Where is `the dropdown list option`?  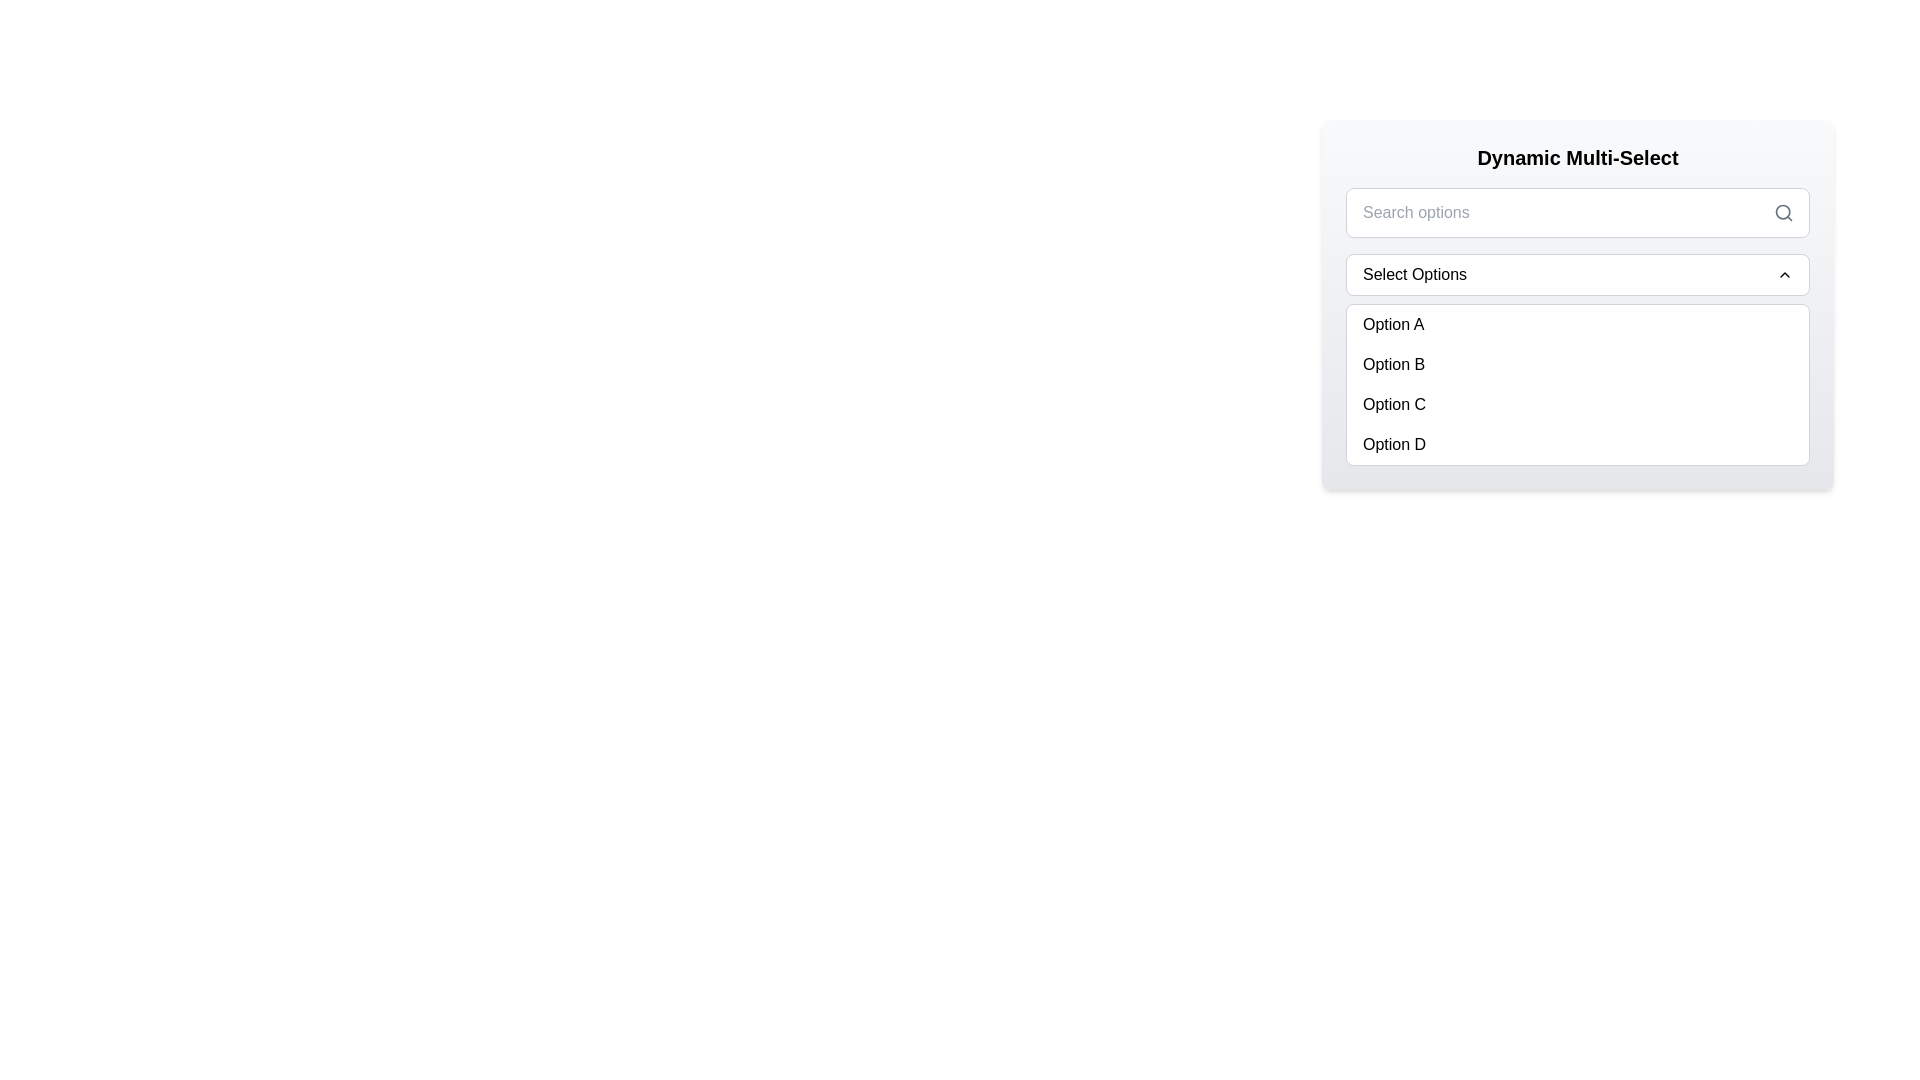
the dropdown list option is located at coordinates (1577, 304).